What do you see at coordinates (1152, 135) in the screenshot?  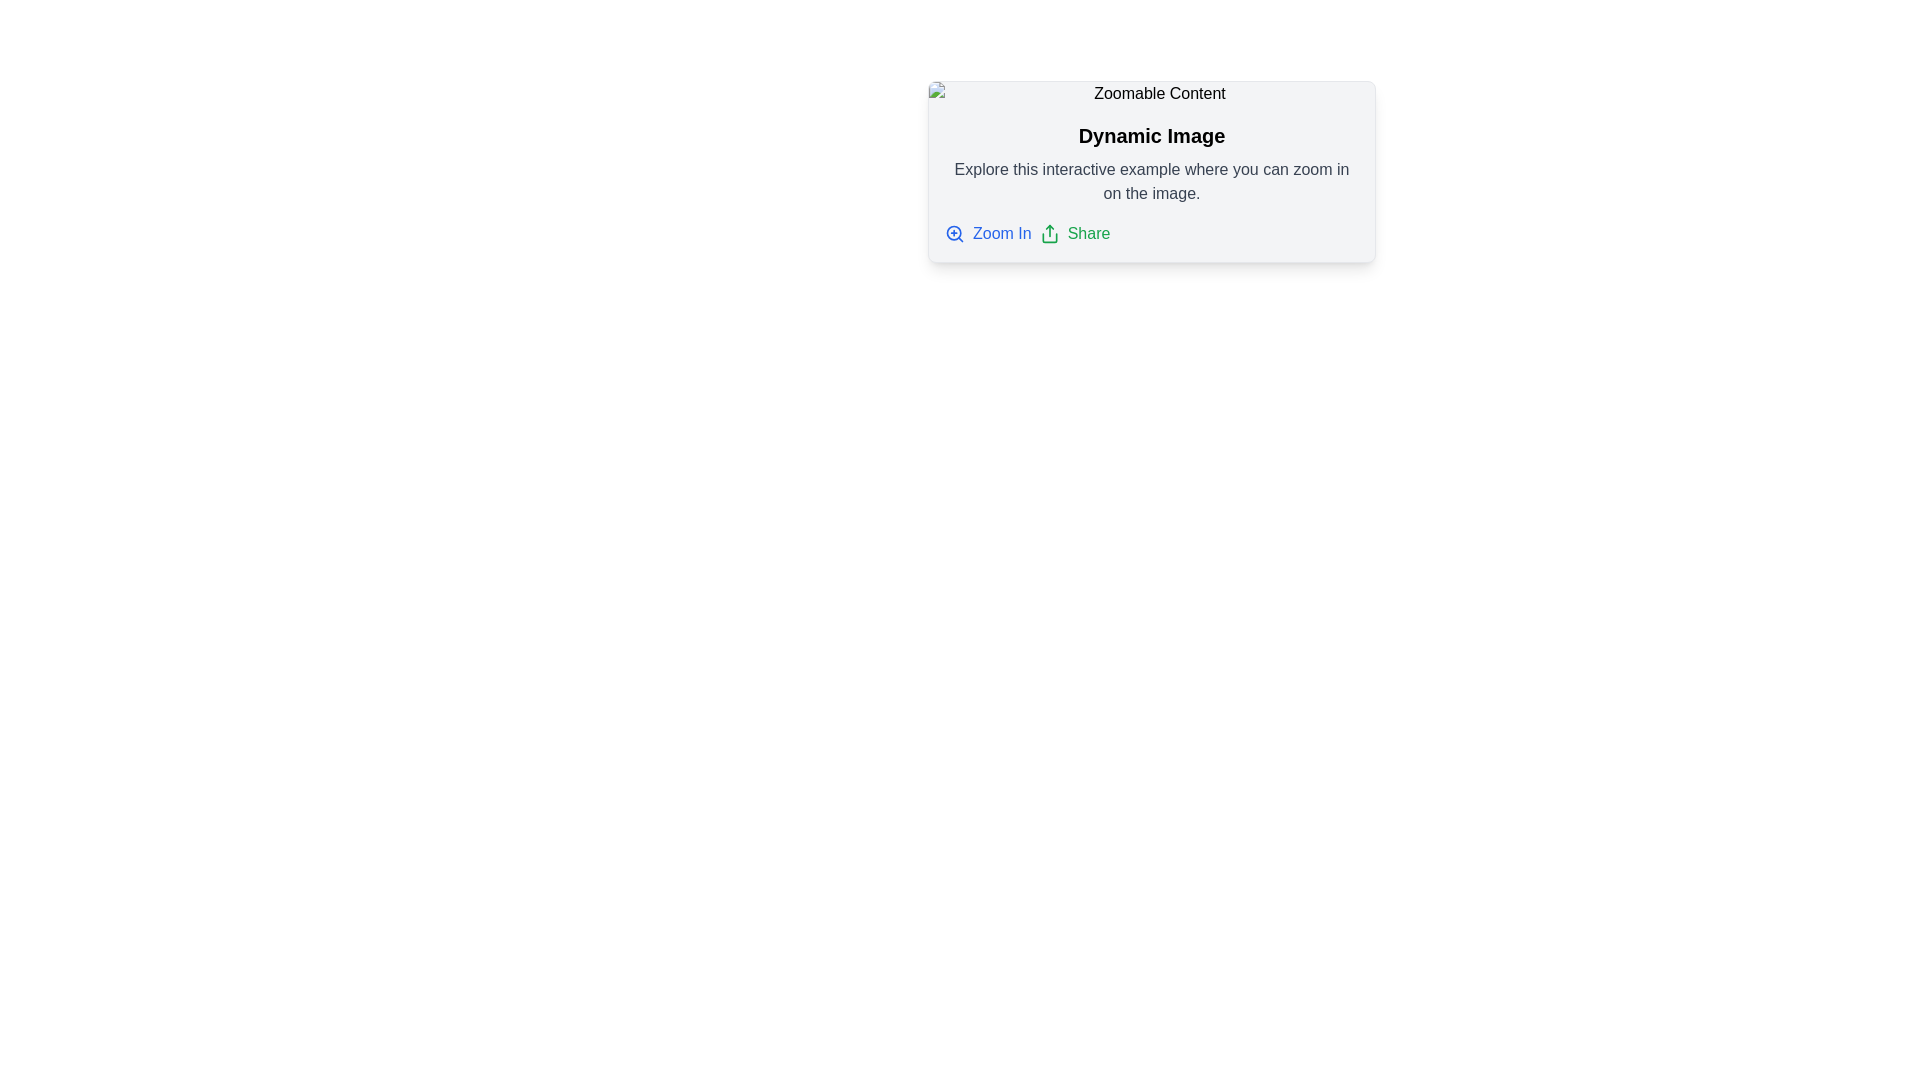 I see `the title or heading element that introduces the content related to a dynamic image example, which is located above the text 'Explore this interactive example where you can zoom in on the image.'` at bounding box center [1152, 135].